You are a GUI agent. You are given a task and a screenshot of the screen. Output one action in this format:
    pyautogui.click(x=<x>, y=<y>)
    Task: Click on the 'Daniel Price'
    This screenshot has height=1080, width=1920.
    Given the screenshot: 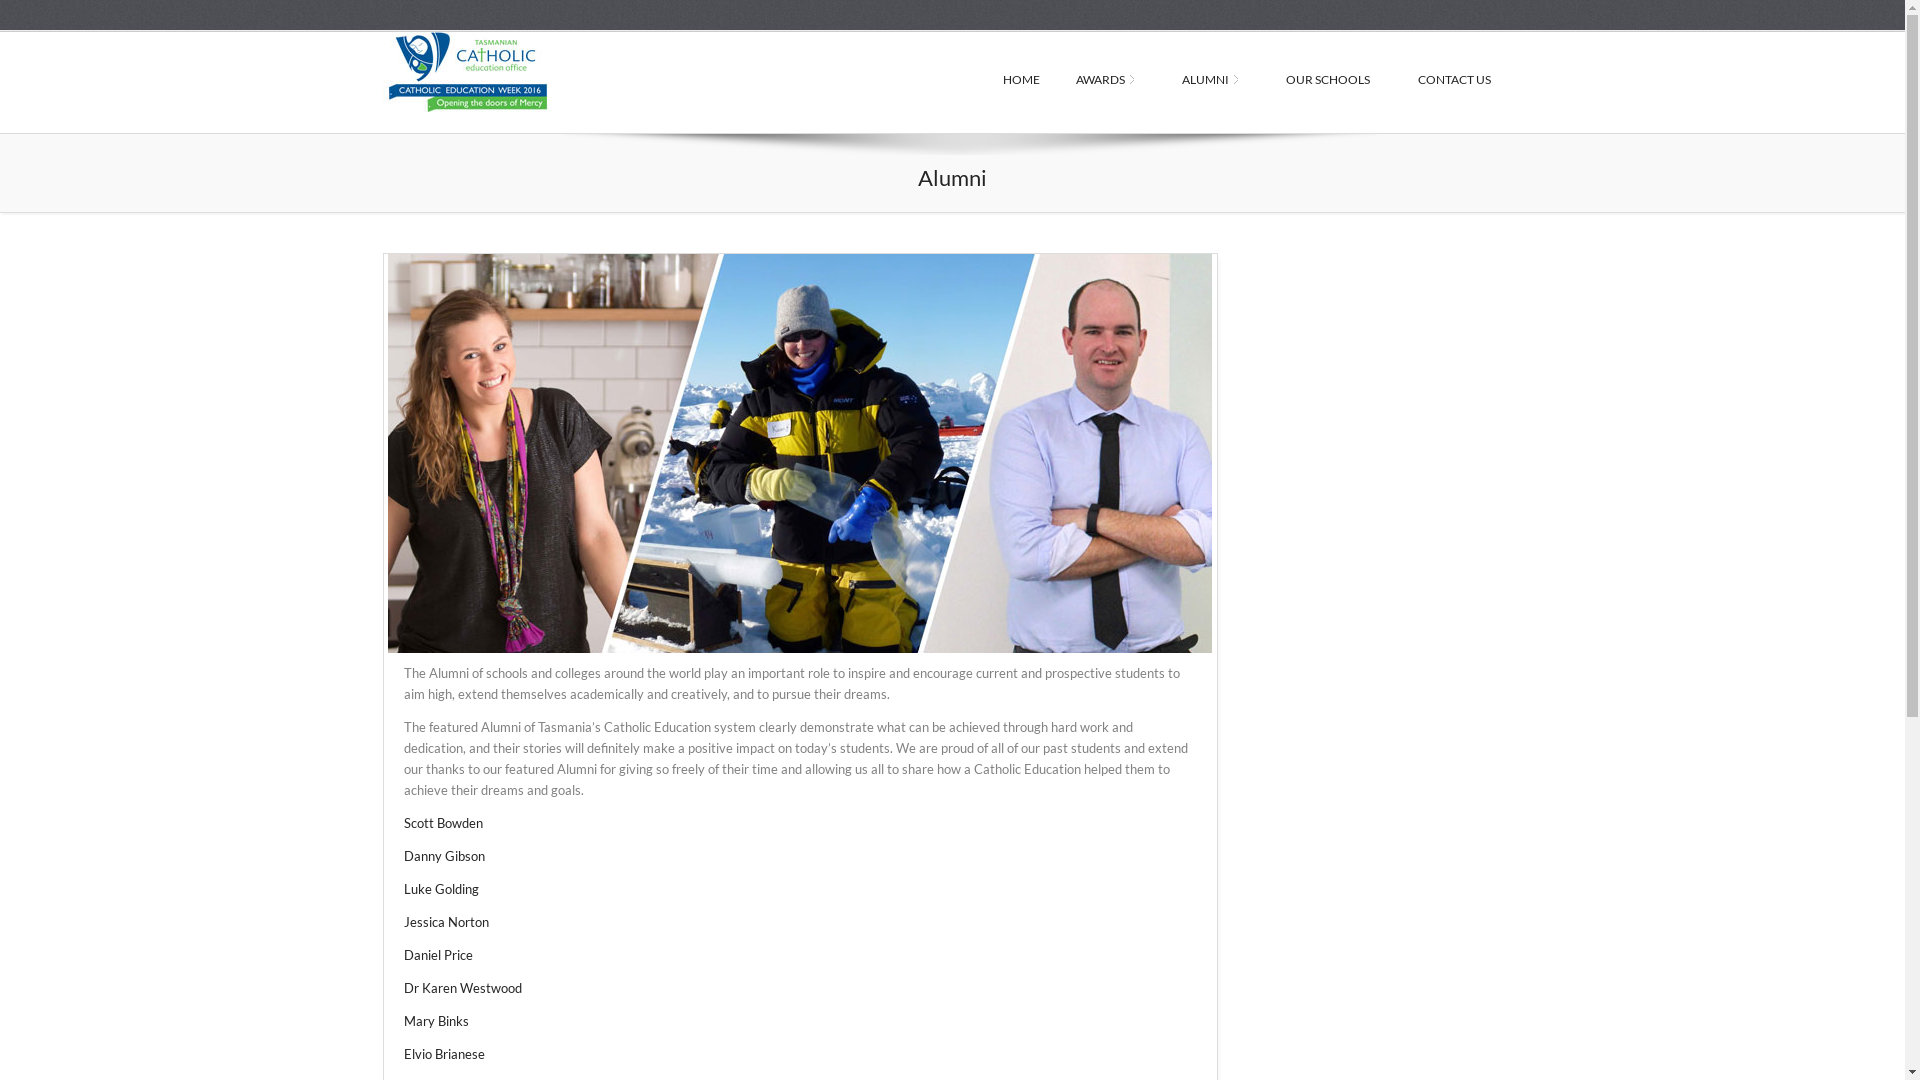 What is the action you would take?
    pyautogui.click(x=437, y=954)
    